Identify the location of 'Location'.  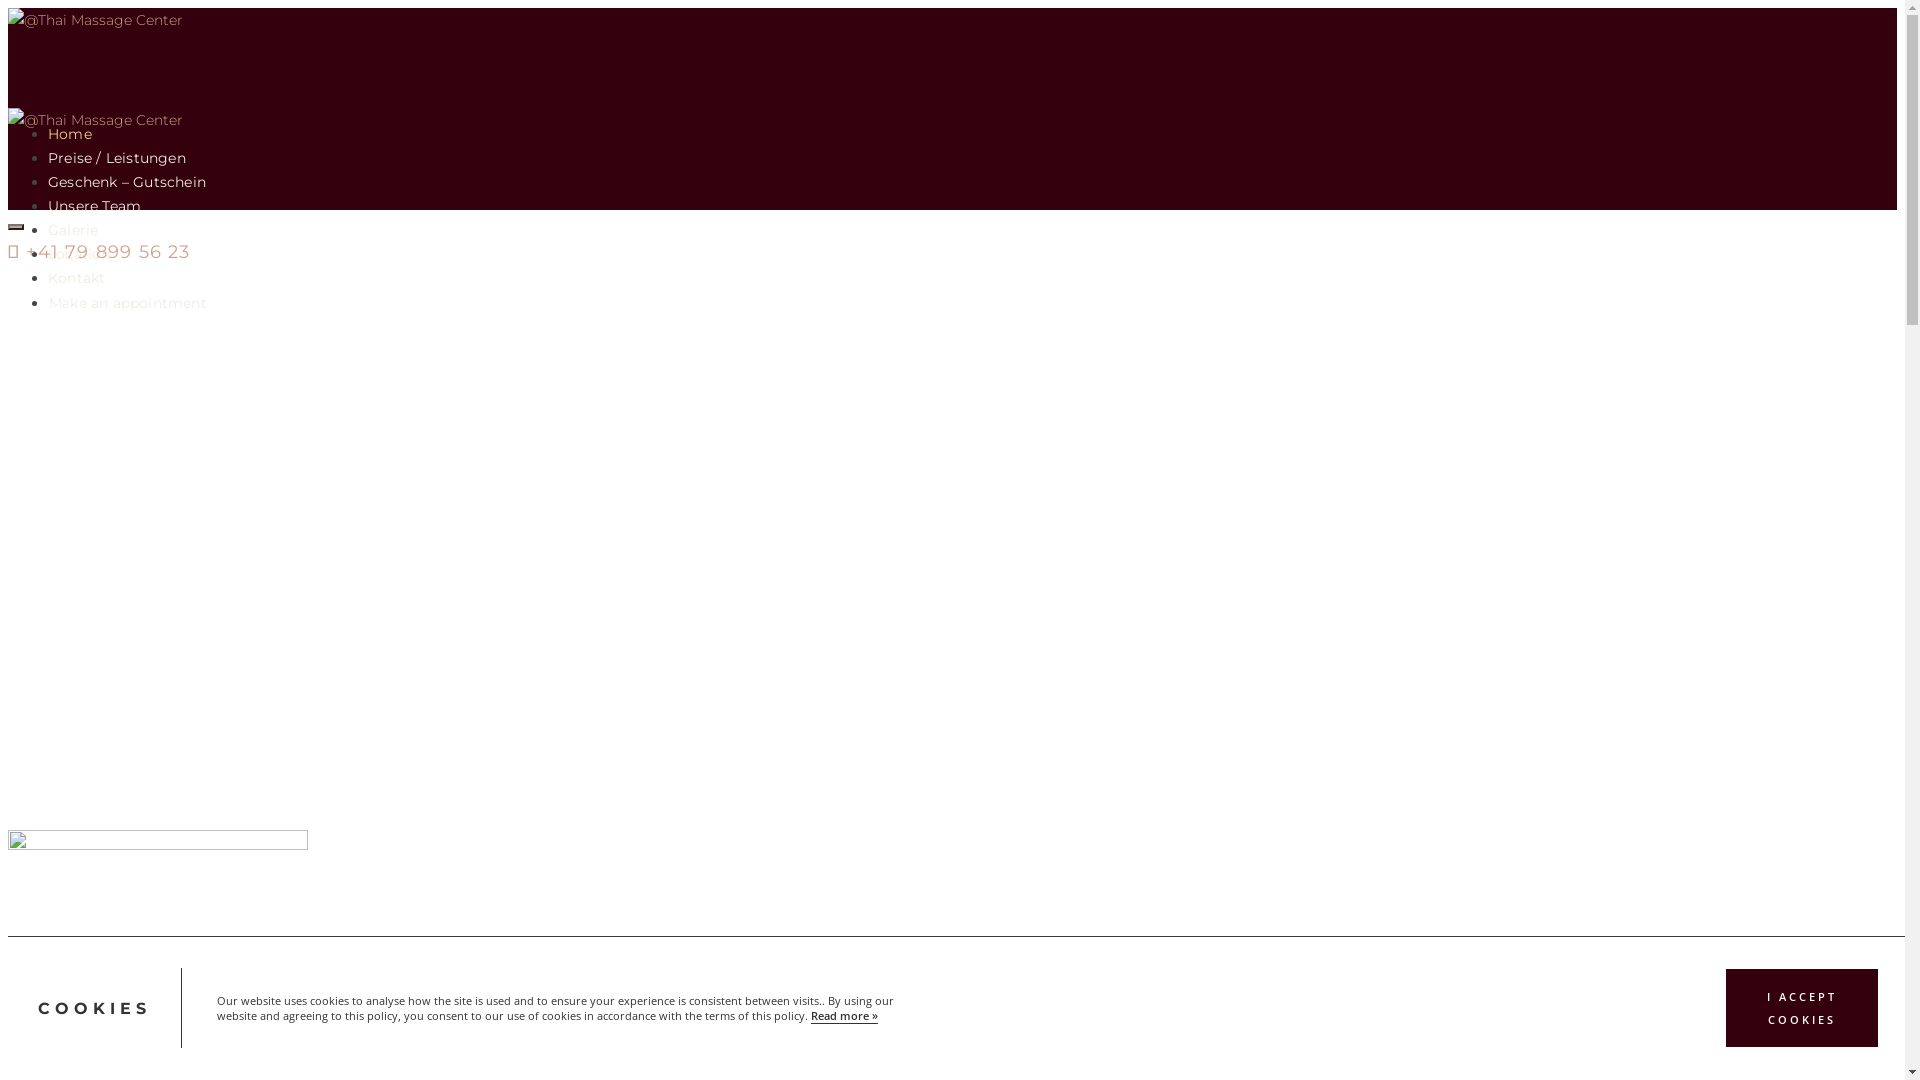
(79, 253).